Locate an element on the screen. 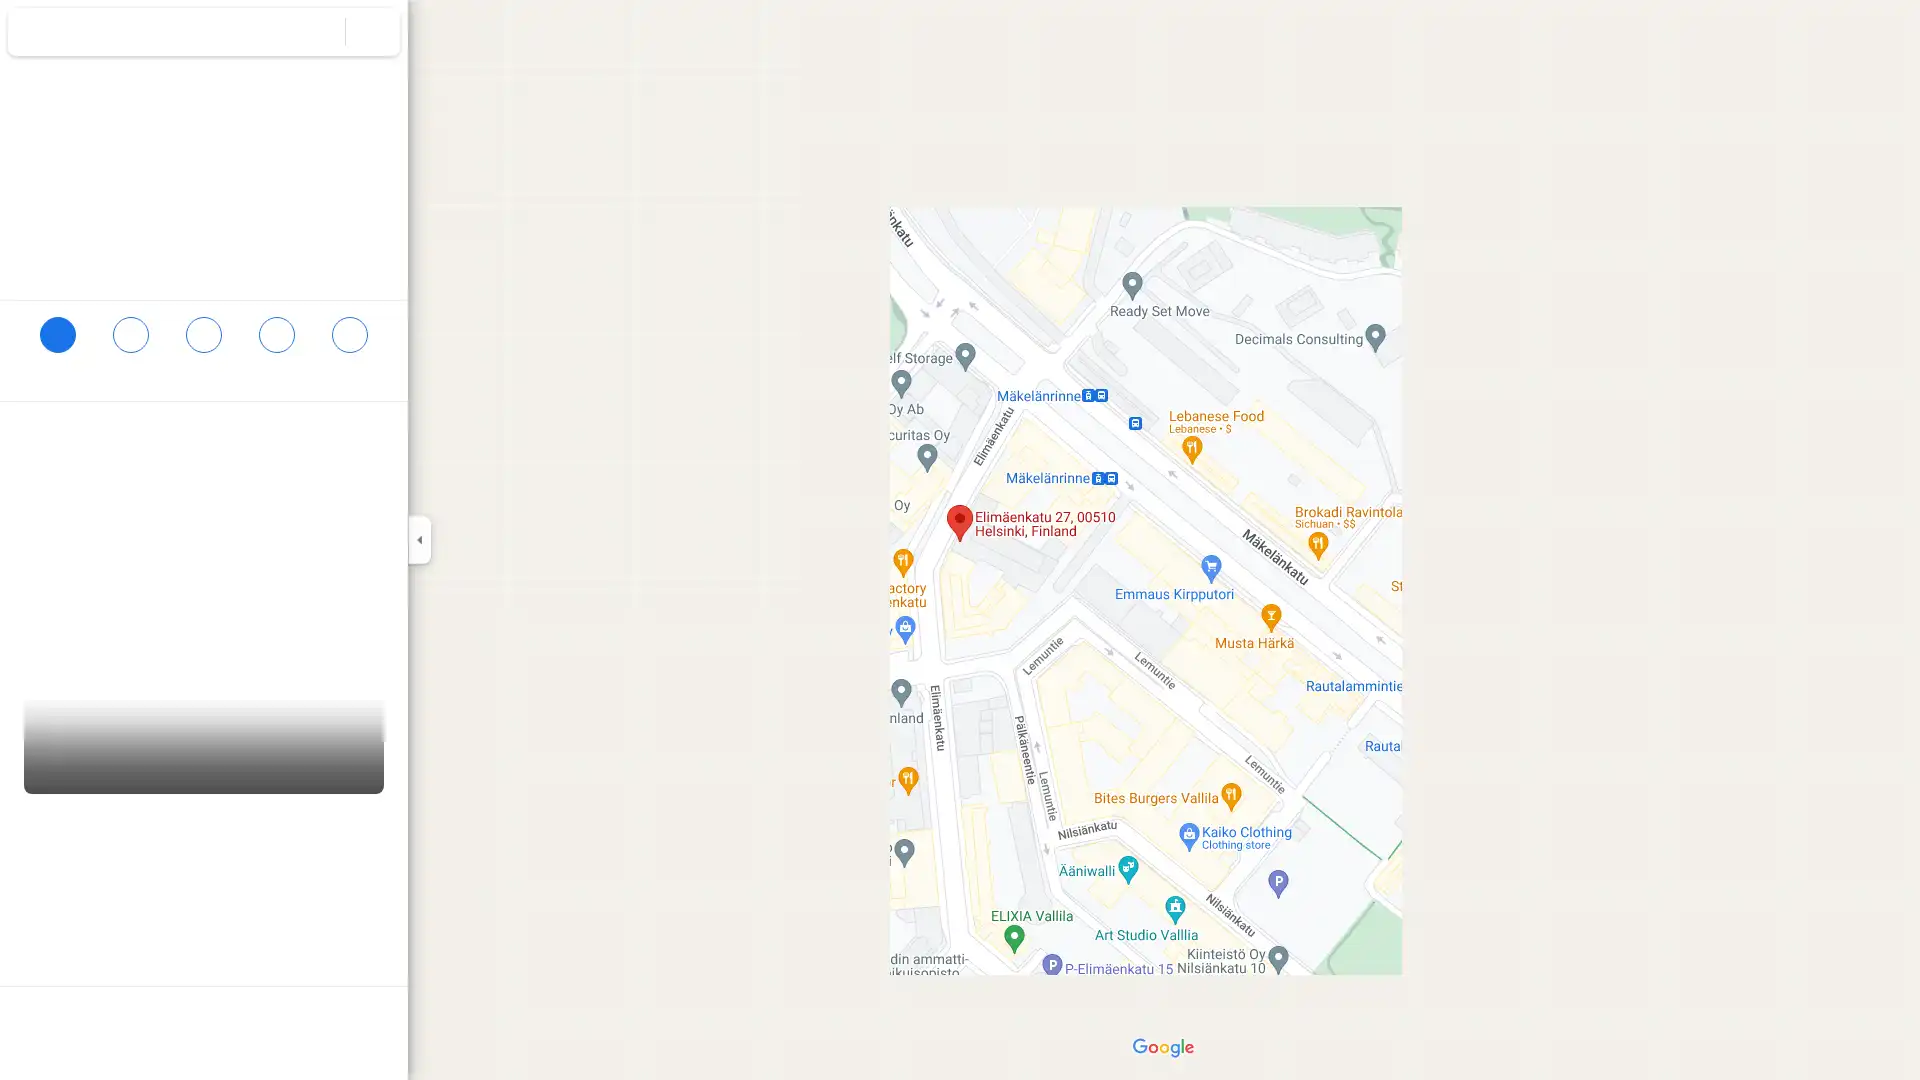 This screenshot has height=1080, width=1920. Directions to Elimaenkatu 27 is located at coordinates (57, 342).